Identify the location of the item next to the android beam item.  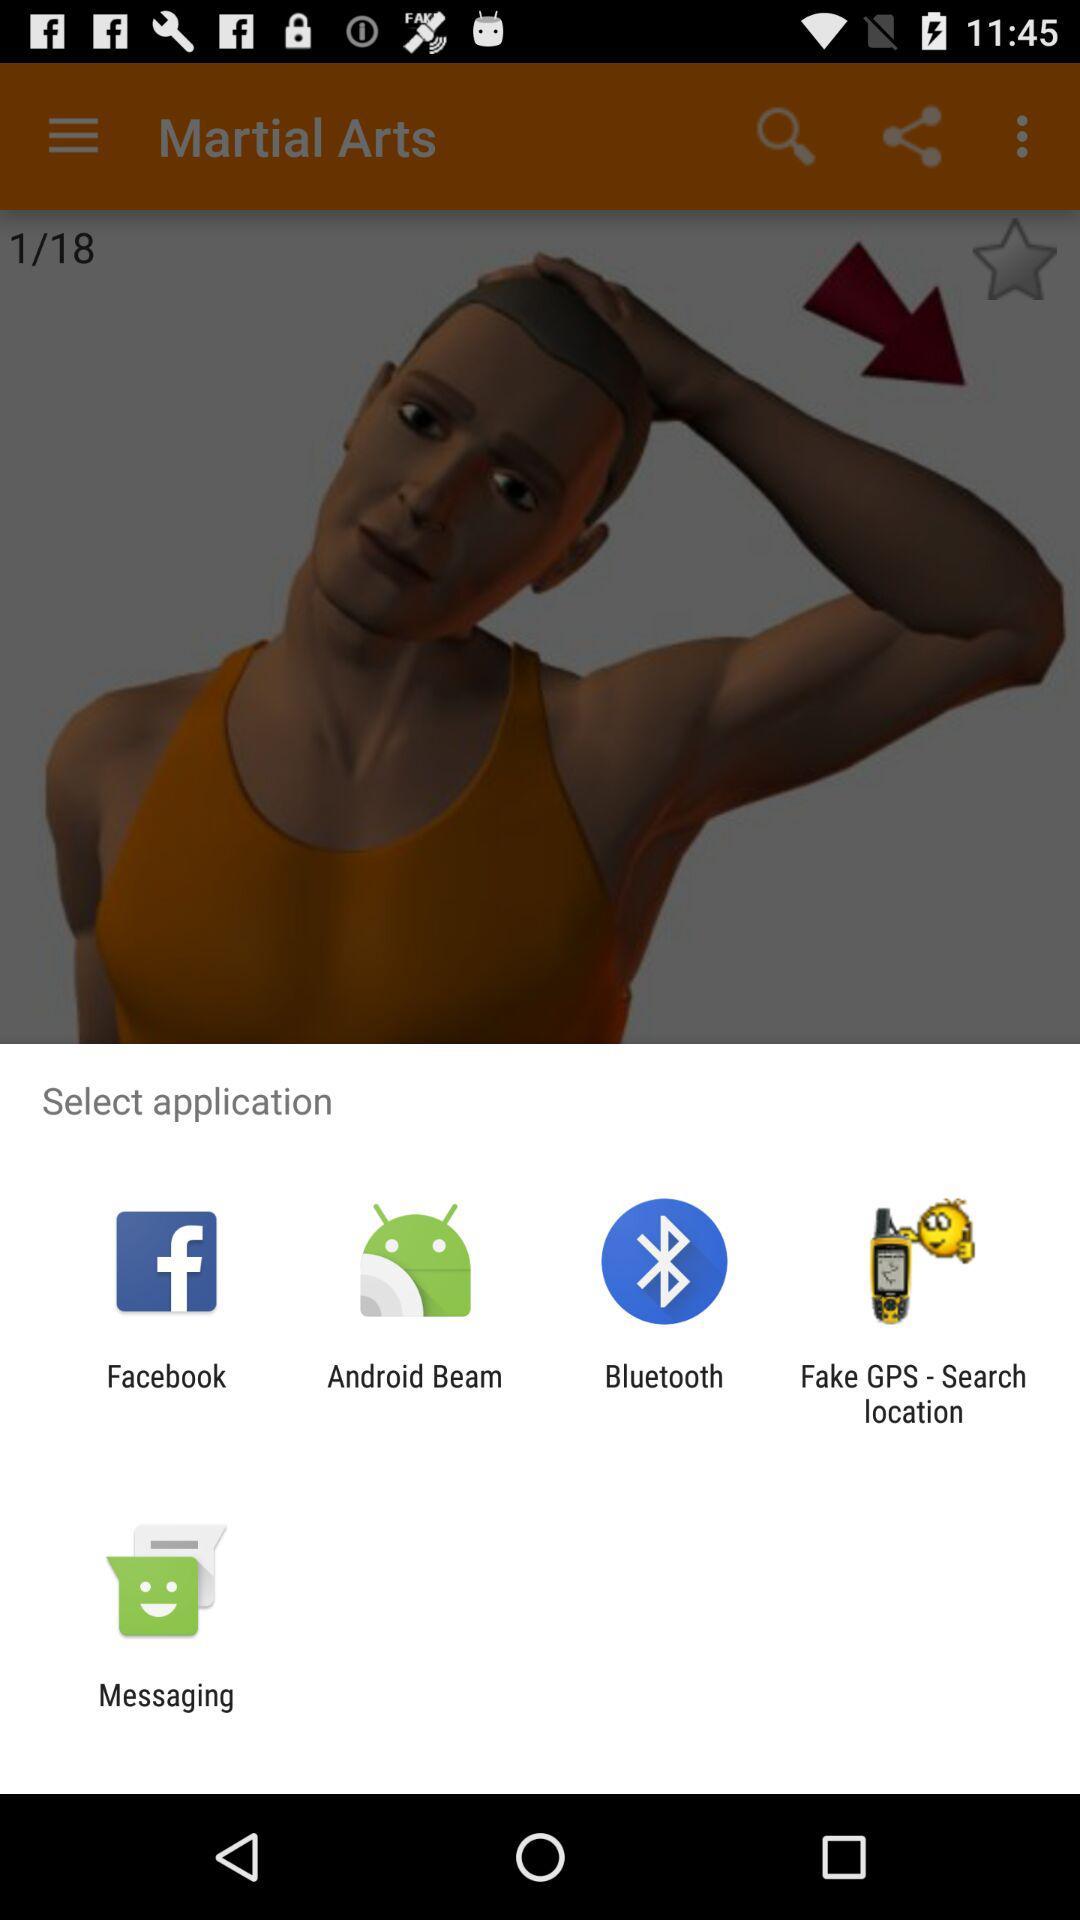
(165, 1392).